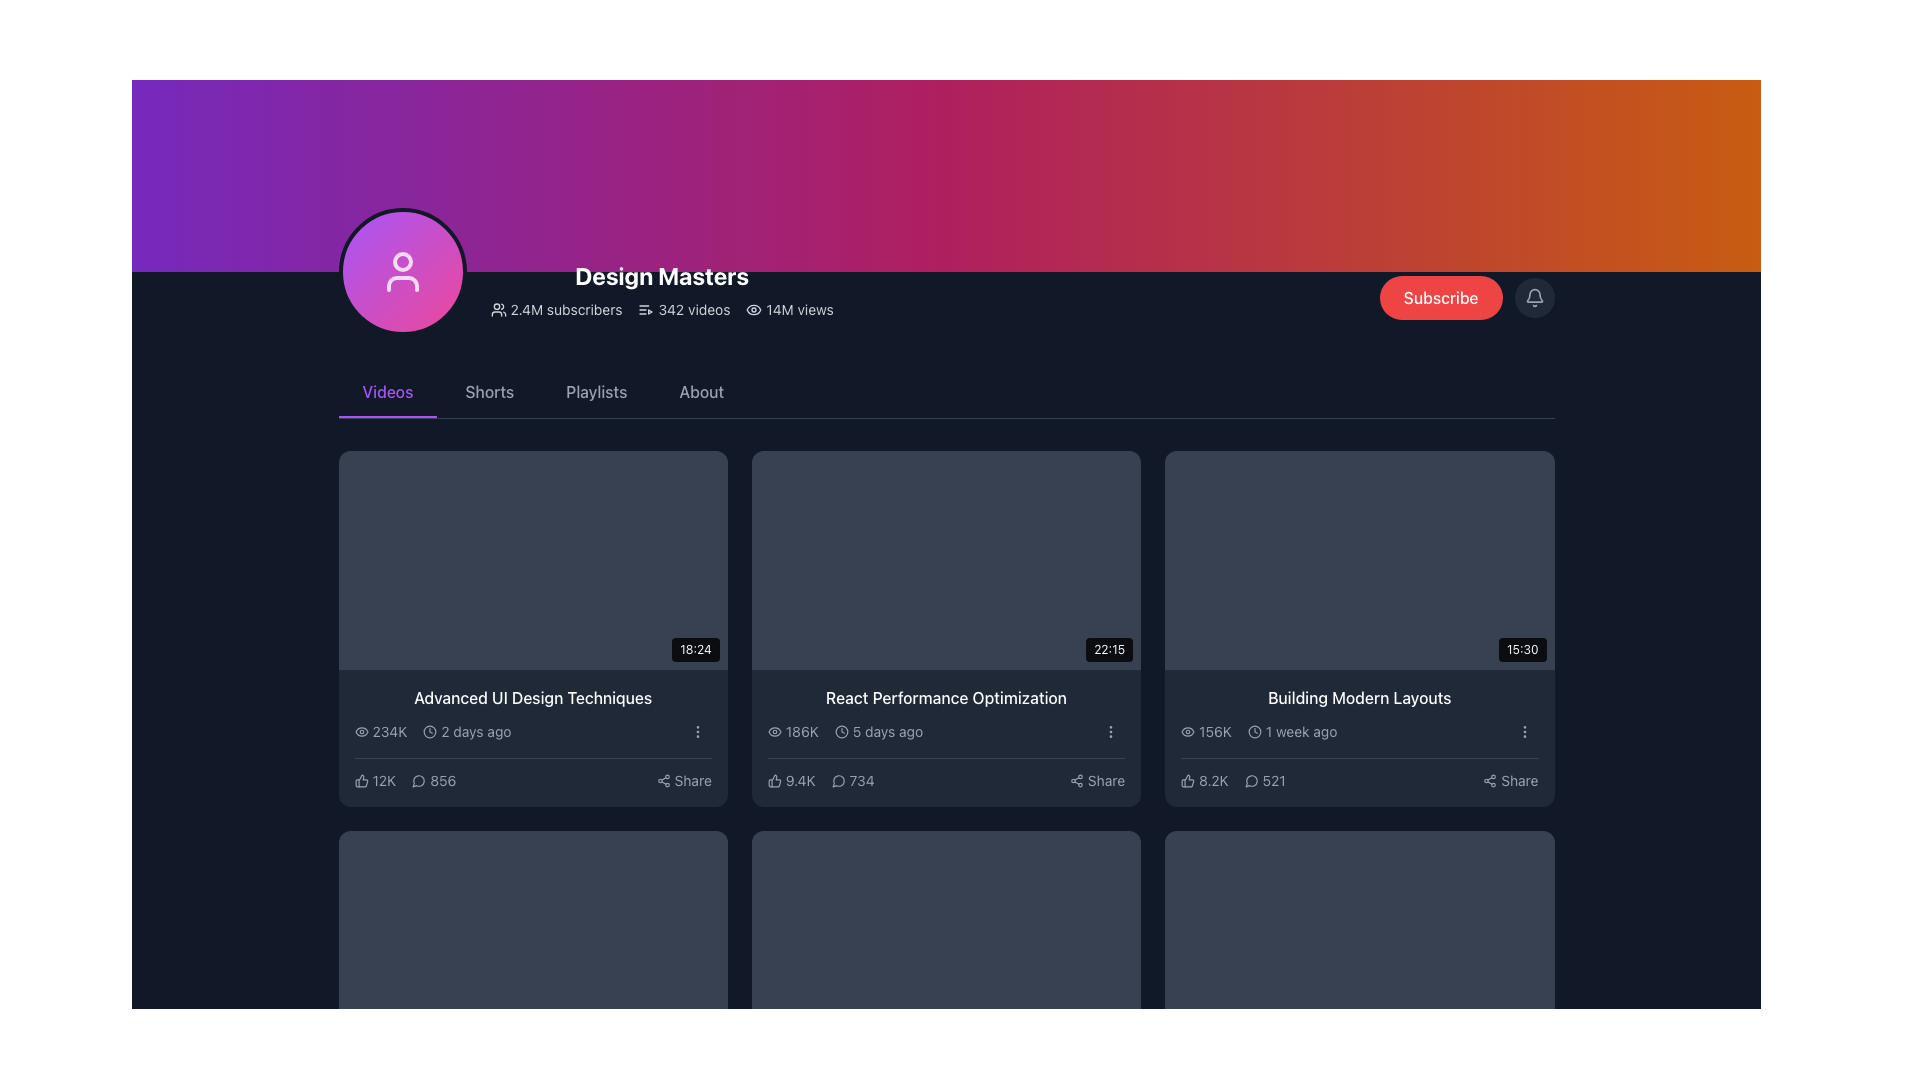  What do you see at coordinates (585, 272) in the screenshot?
I see `text from the informational display group element titled 'Design Masters', which includes statistics such as '2.4M subscribers', '342 videos', and '14M views'` at bounding box center [585, 272].